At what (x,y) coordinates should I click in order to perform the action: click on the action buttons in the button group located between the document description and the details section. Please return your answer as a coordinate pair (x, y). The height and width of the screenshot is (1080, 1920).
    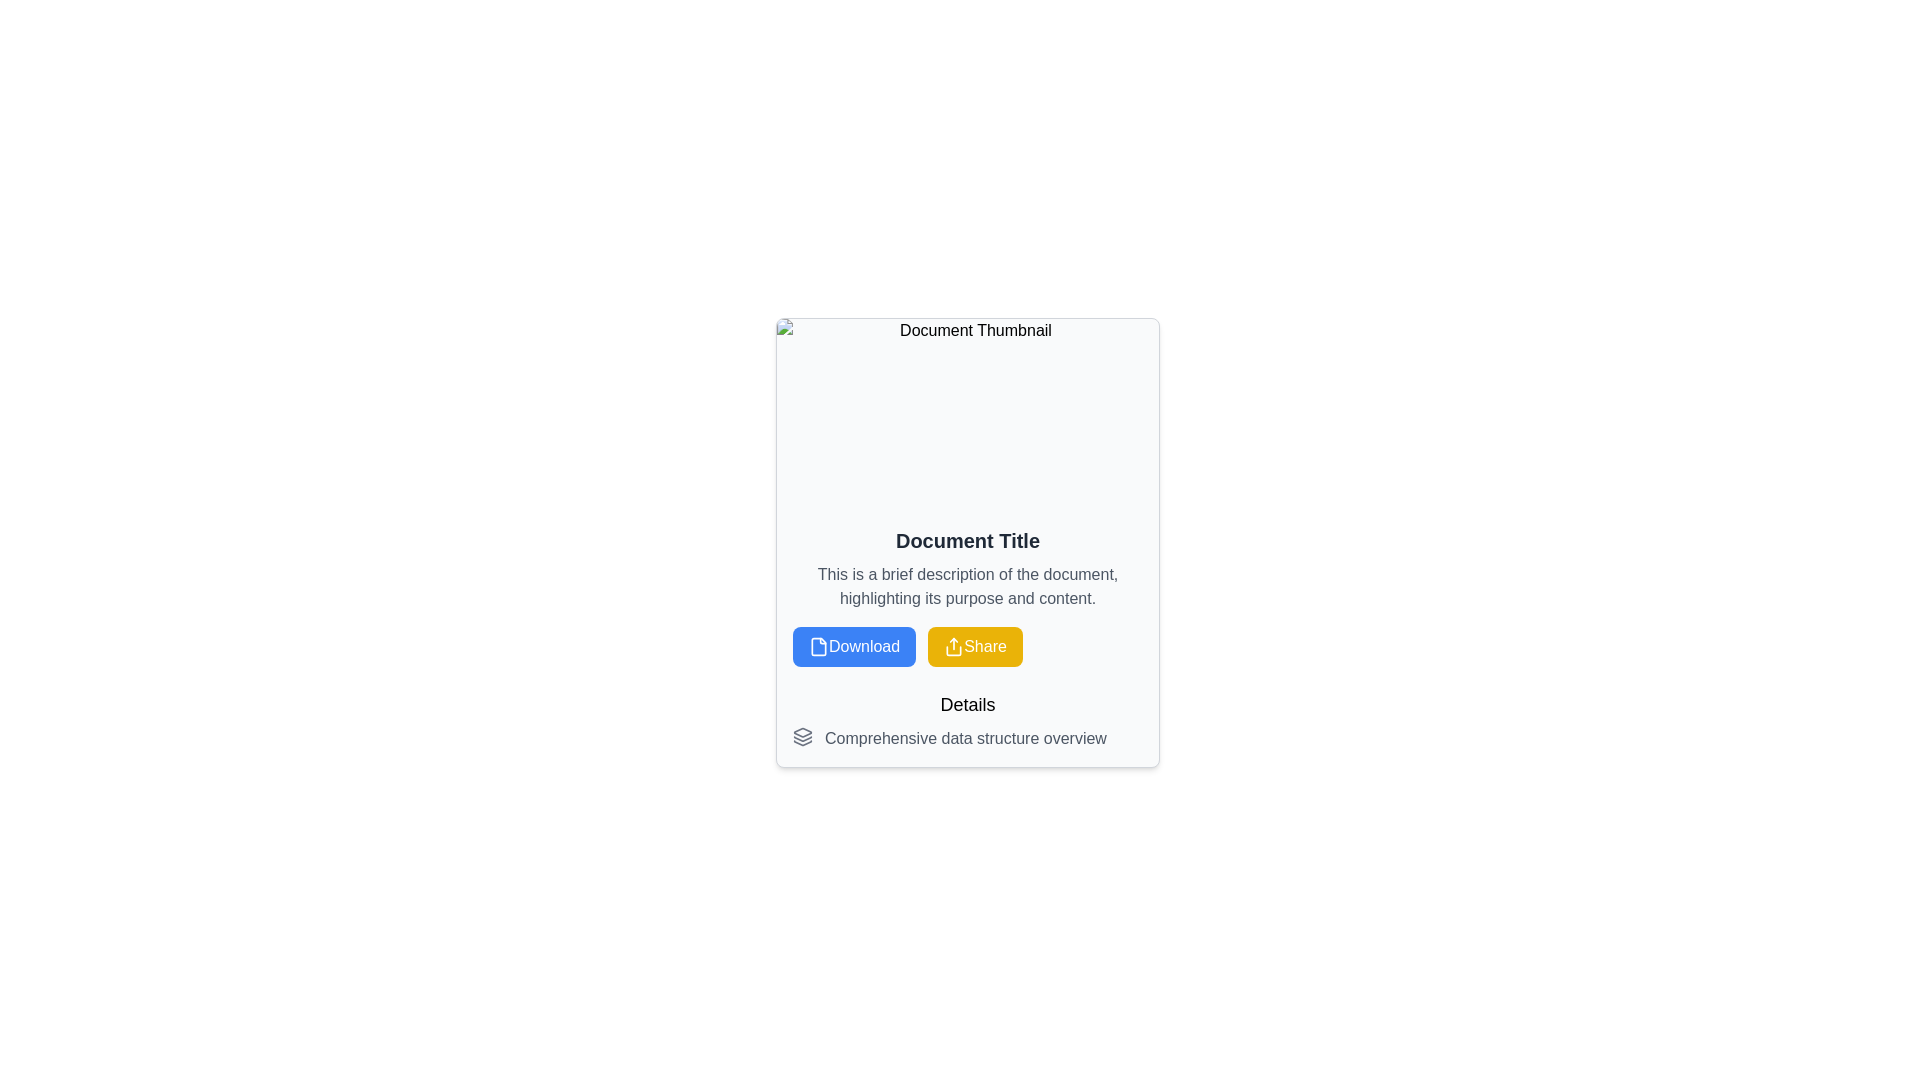
    Looking at the image, I should click on (968, 647).